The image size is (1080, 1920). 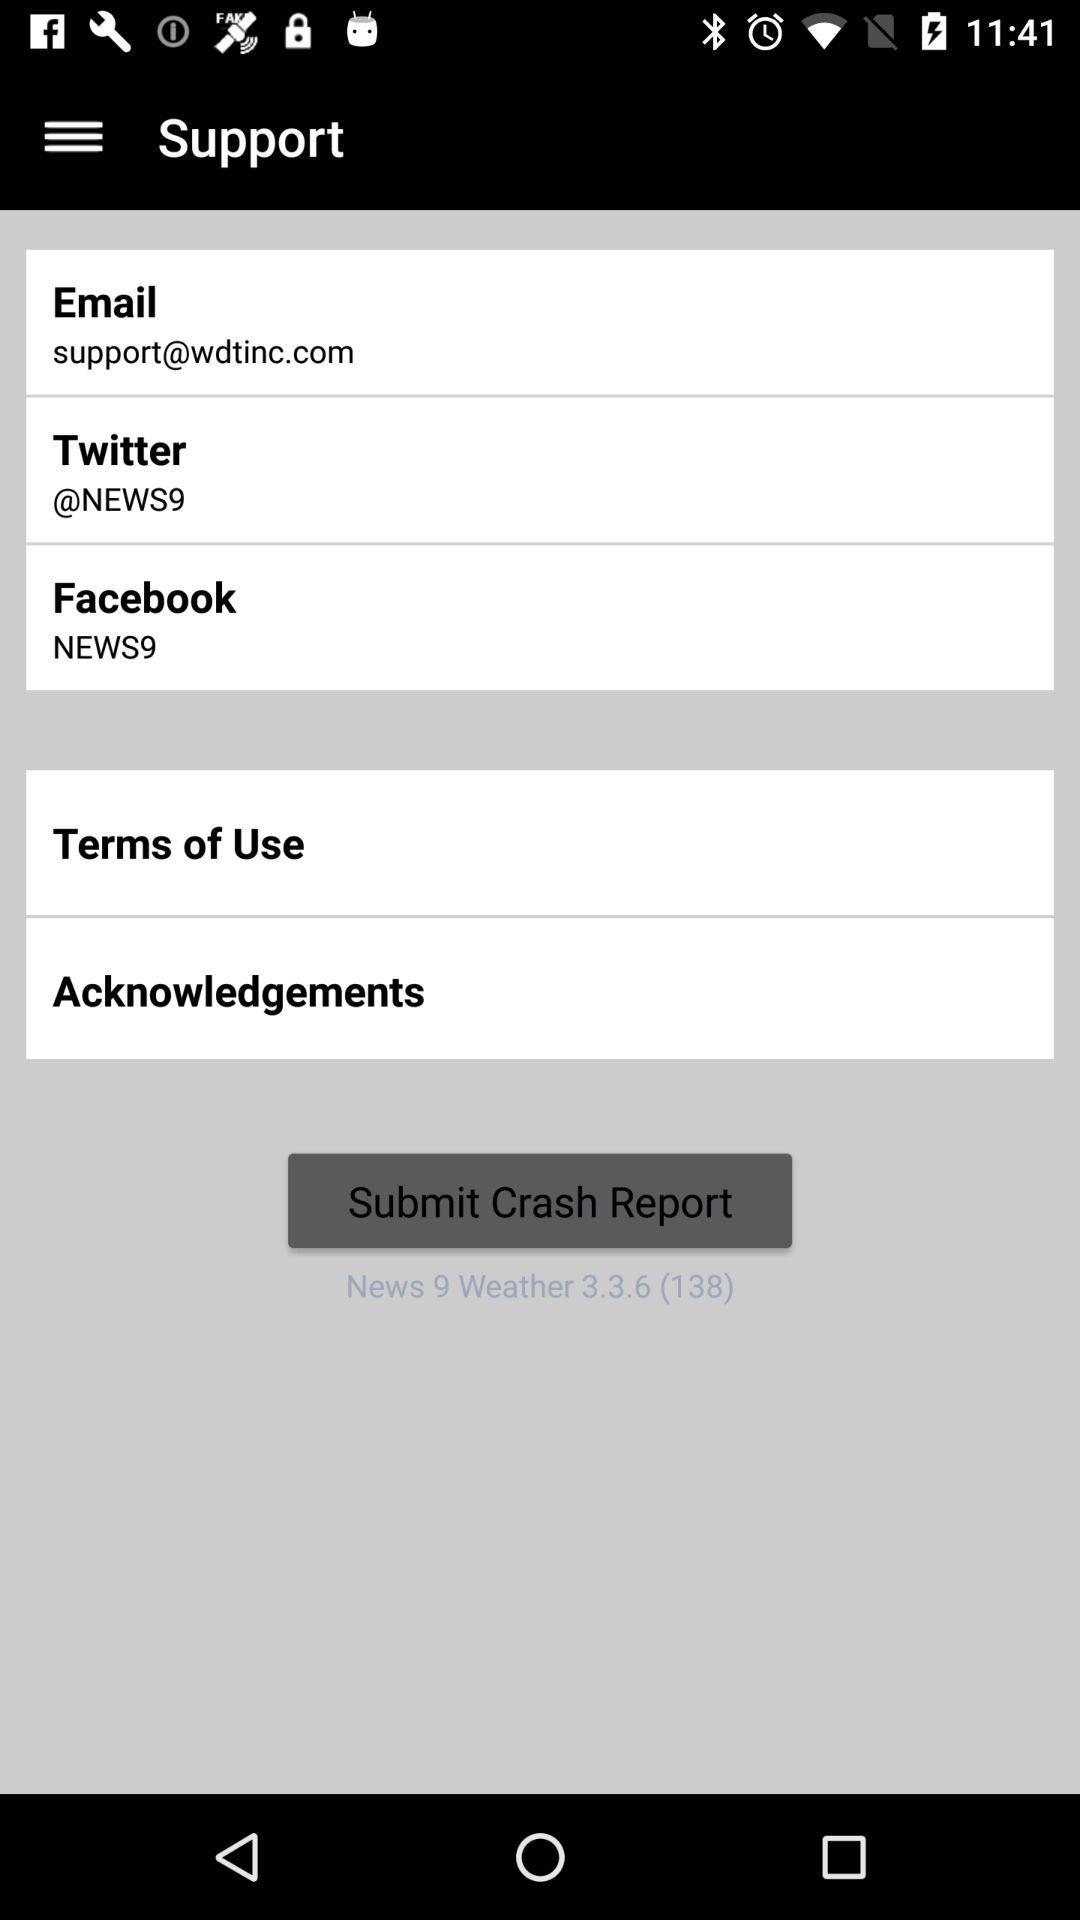 What do you see at coordinates (540, 1200) in the screenshot?
I see `the submit crash report item` at bounding box center [540, 1200].